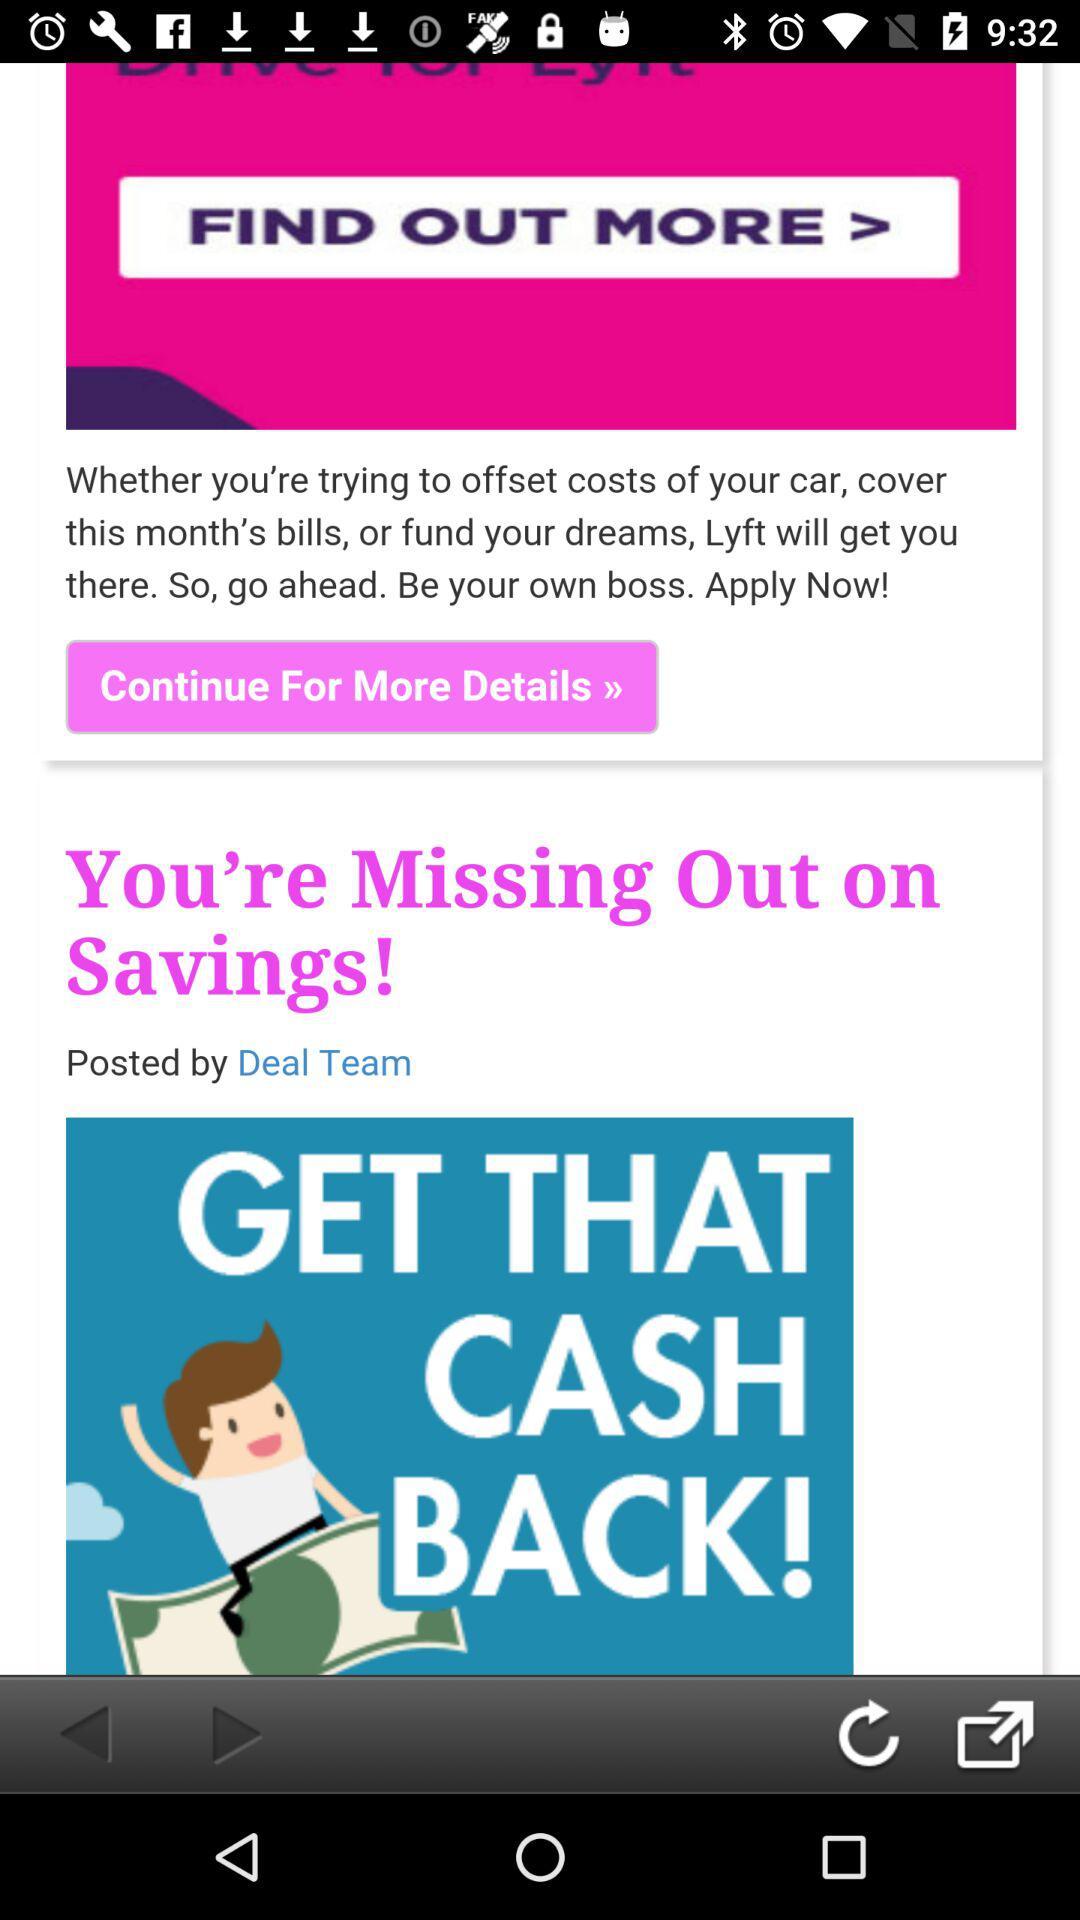 This screenshot has height=1920, width=1080. What do you see at coordinates (204, 1733) in the screenshot?
I see `the play icon` at bounding box center [204, 1733].